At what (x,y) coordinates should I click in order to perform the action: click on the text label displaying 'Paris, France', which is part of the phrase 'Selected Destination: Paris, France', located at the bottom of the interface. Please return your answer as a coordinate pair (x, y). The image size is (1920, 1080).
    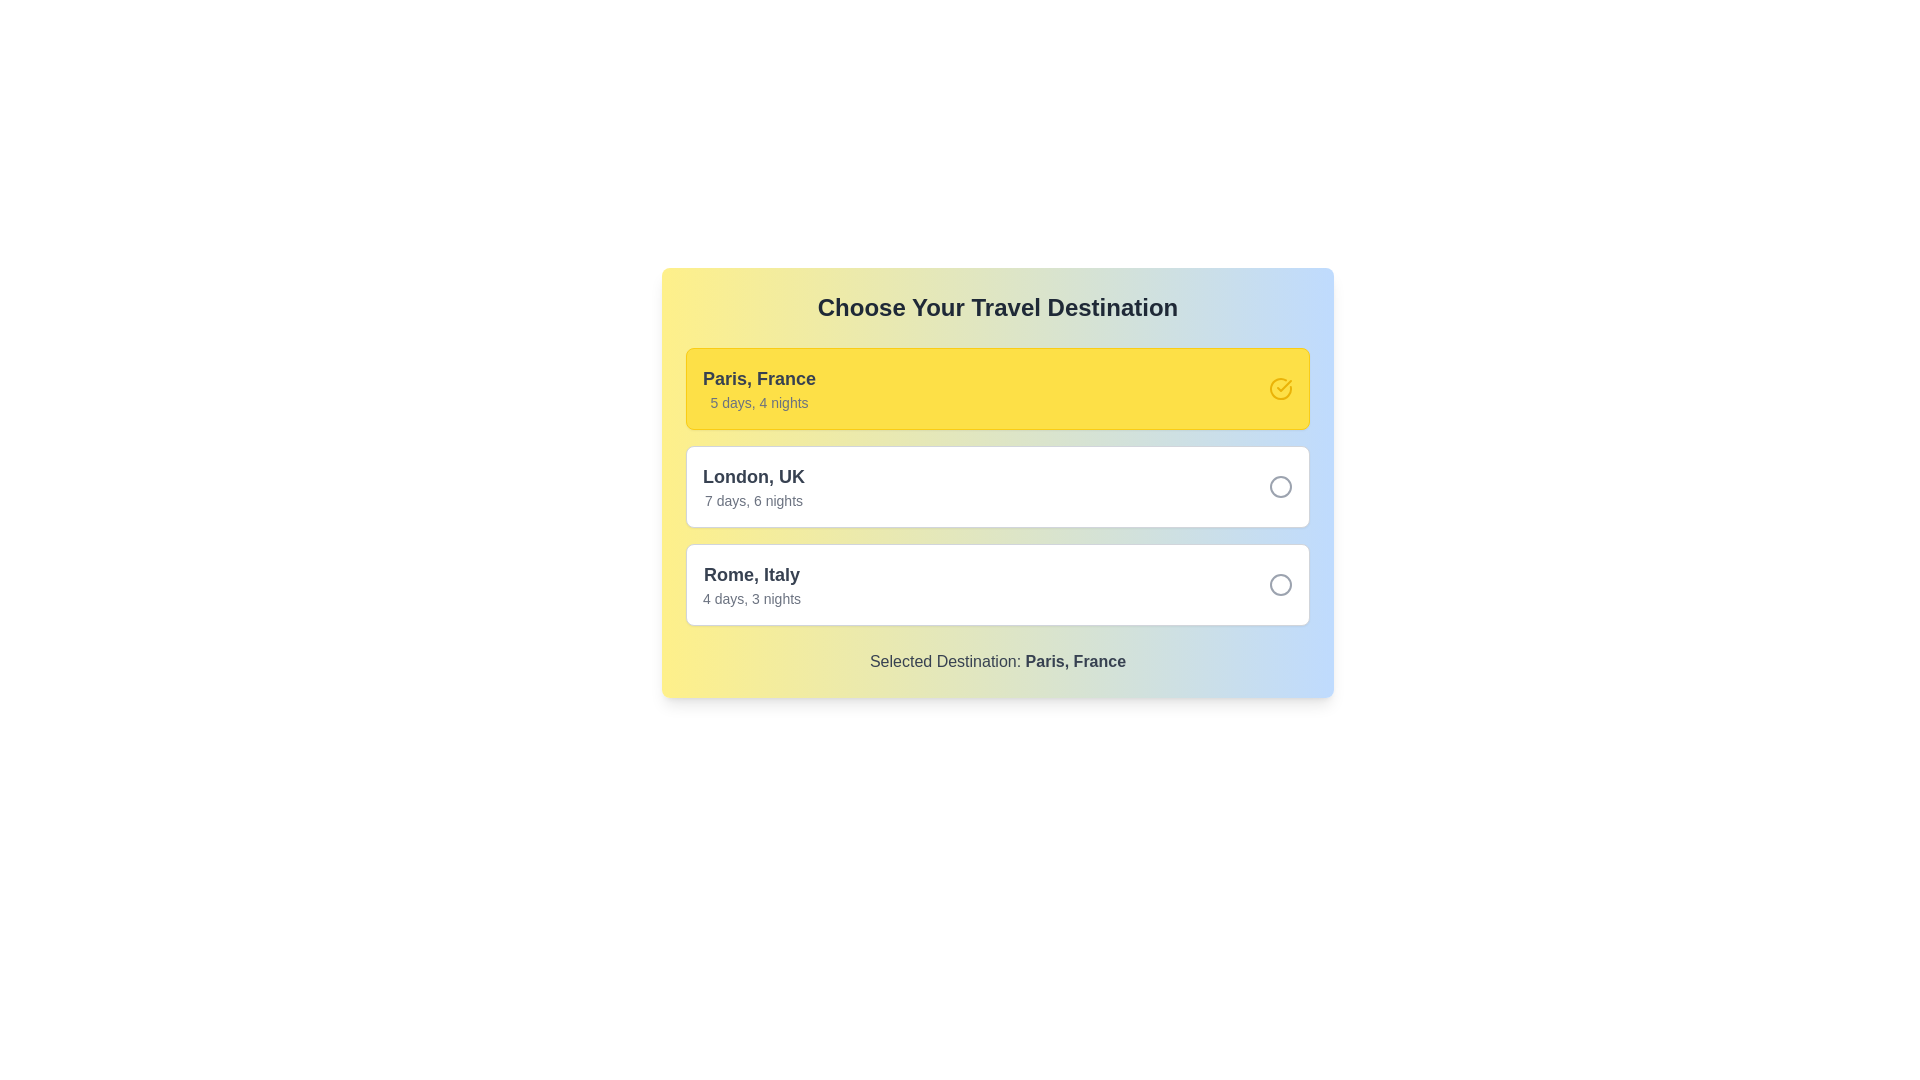
    Looking at the image, I should click on (1074, 661).